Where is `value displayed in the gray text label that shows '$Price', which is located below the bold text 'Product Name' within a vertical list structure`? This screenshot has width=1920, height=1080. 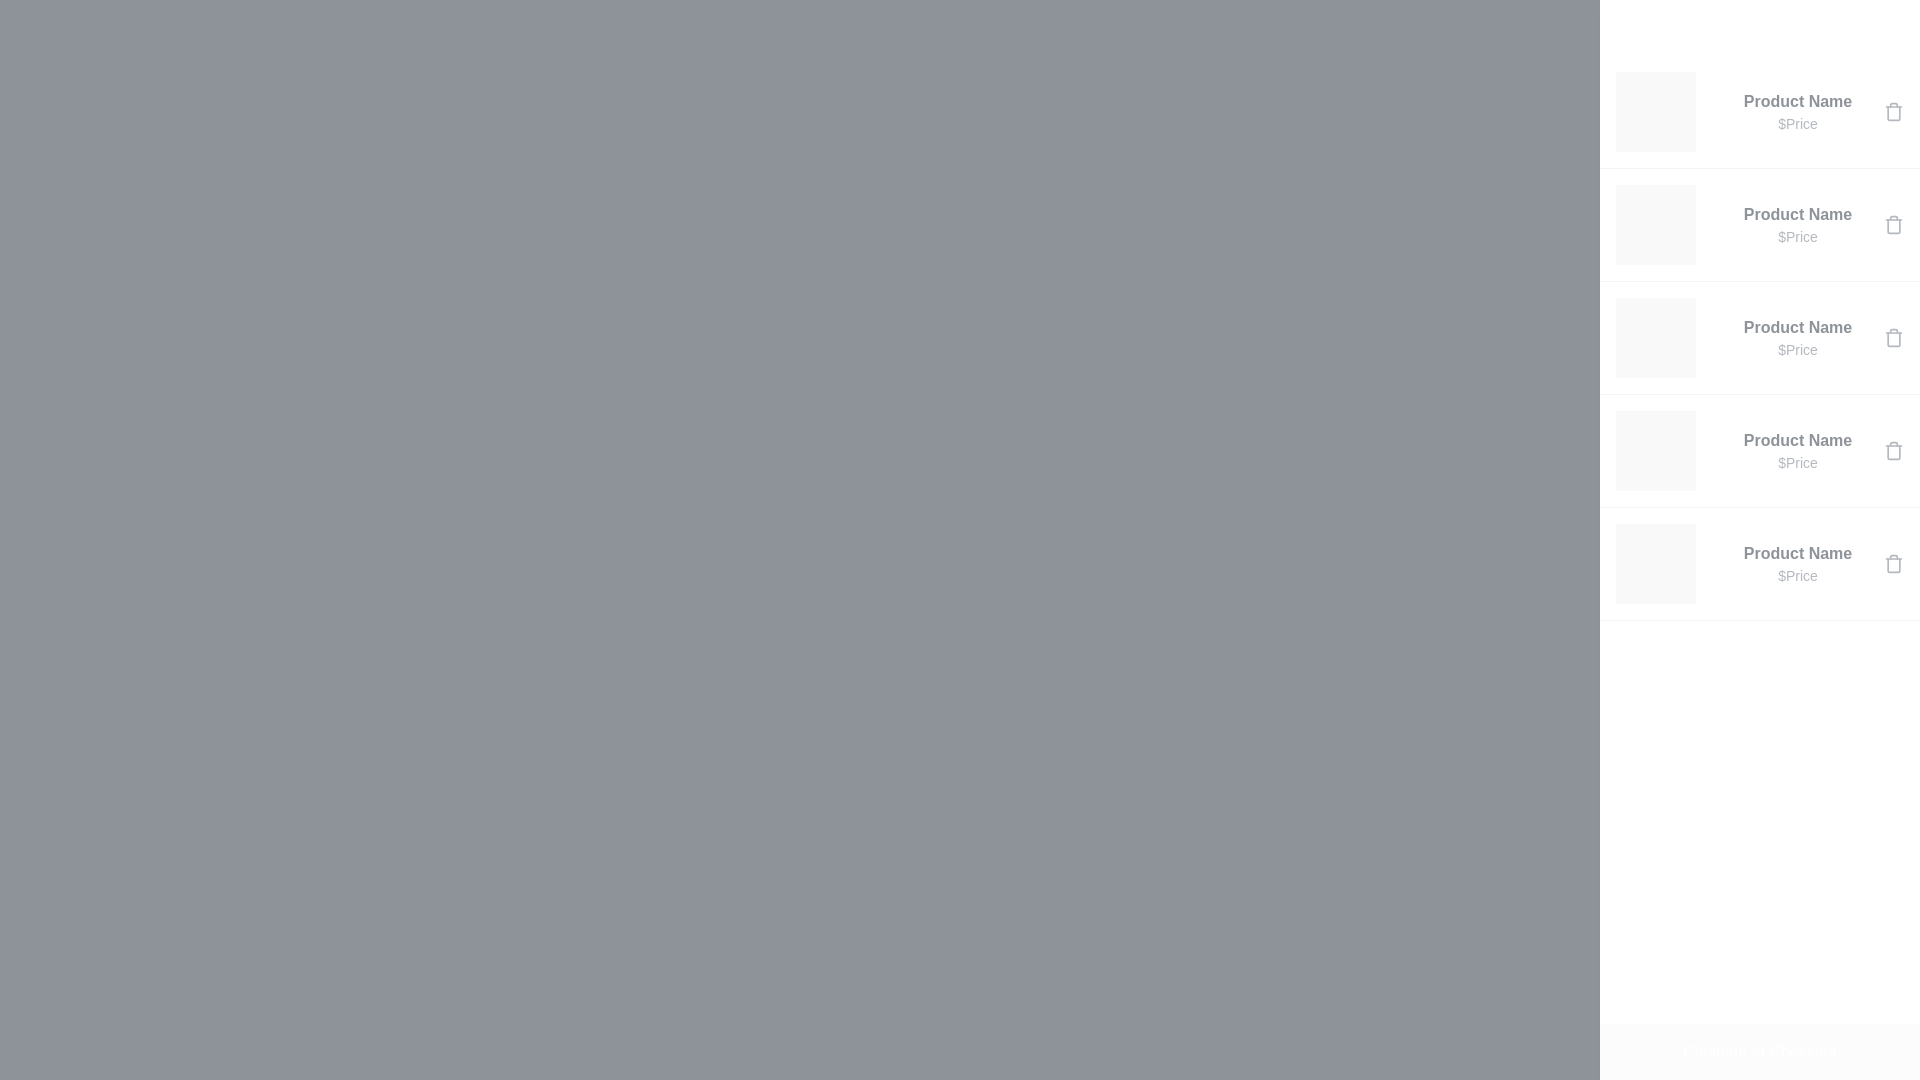
value displayed in the gray text label that shows '$Price', which is located below the bold text 'Product Name' within a vertical list structure is located at coordinates (1798, 462).